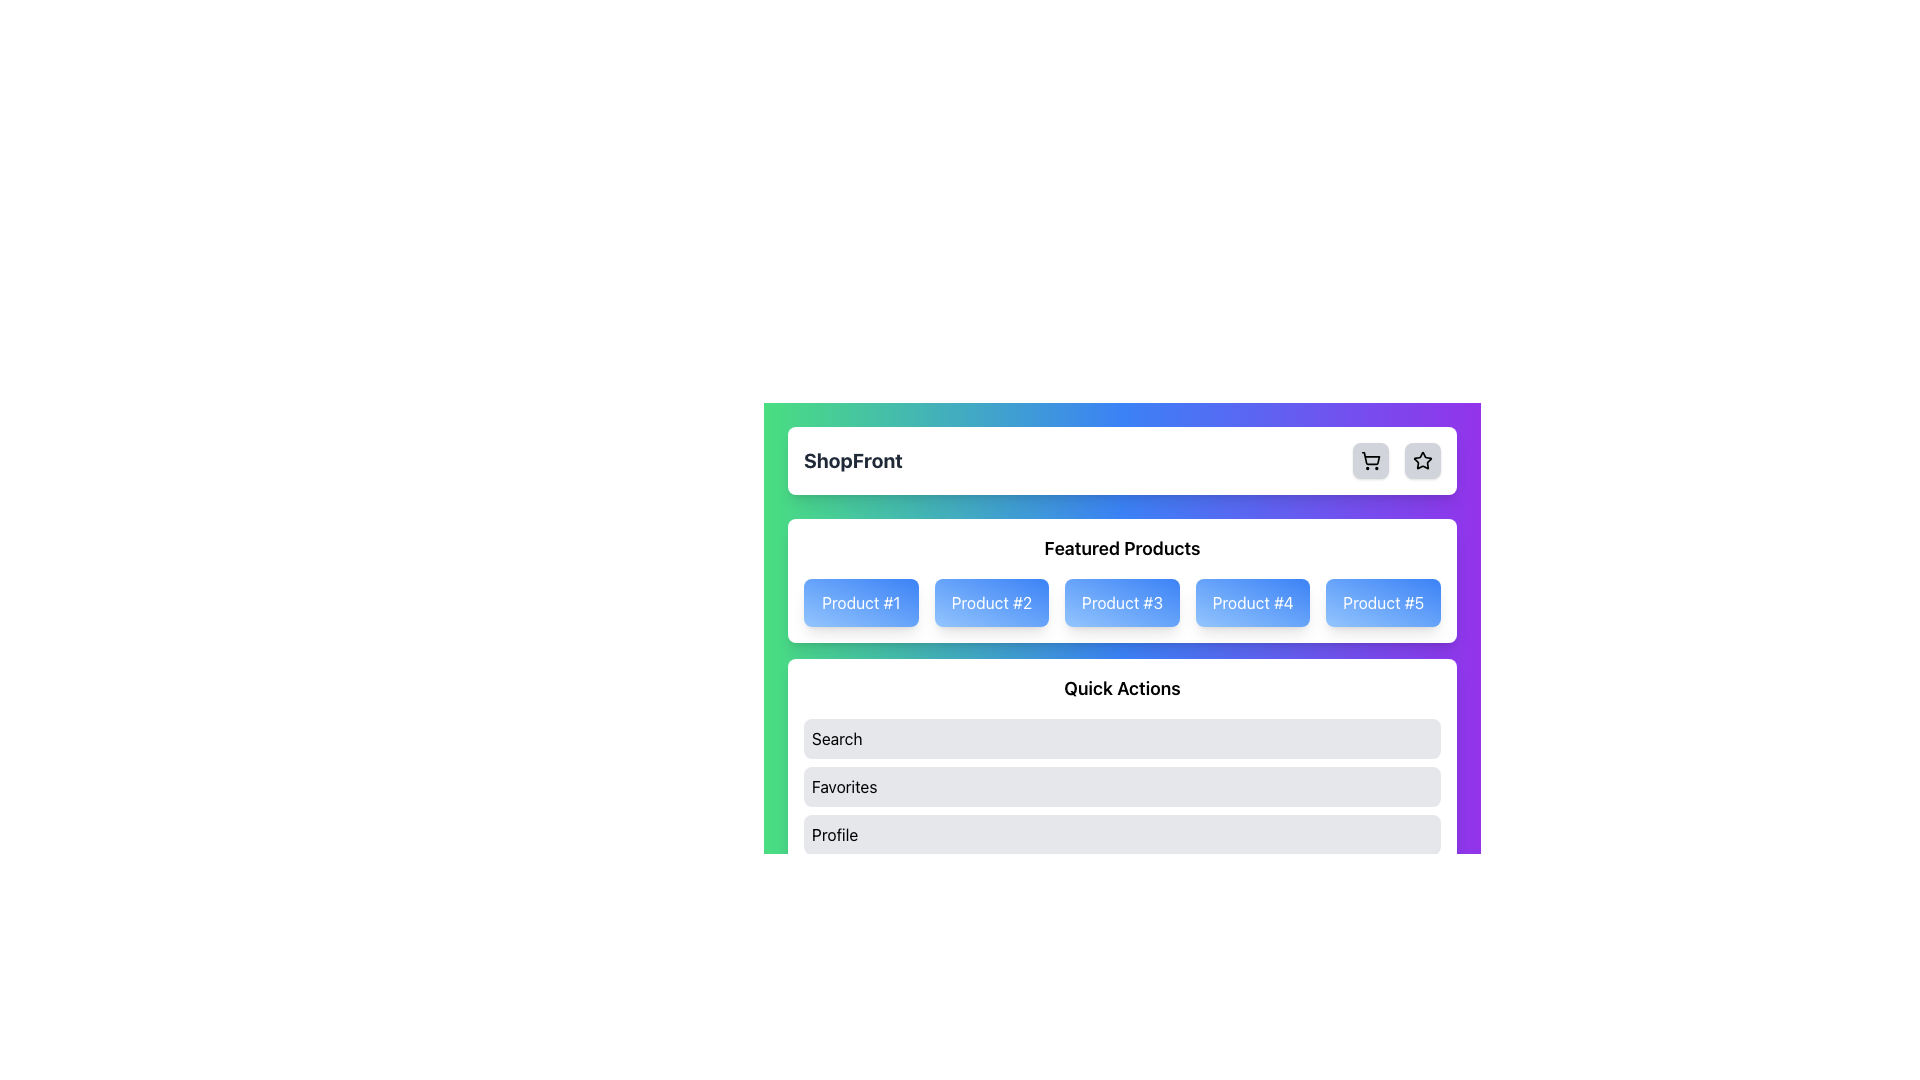 Image resolution: width=1920 pixels, height=1080 pixels. I want to click on the static text label reading 'Featured Products' which is styled with a bold font and positioned above the product cards, so click(1122, 548).